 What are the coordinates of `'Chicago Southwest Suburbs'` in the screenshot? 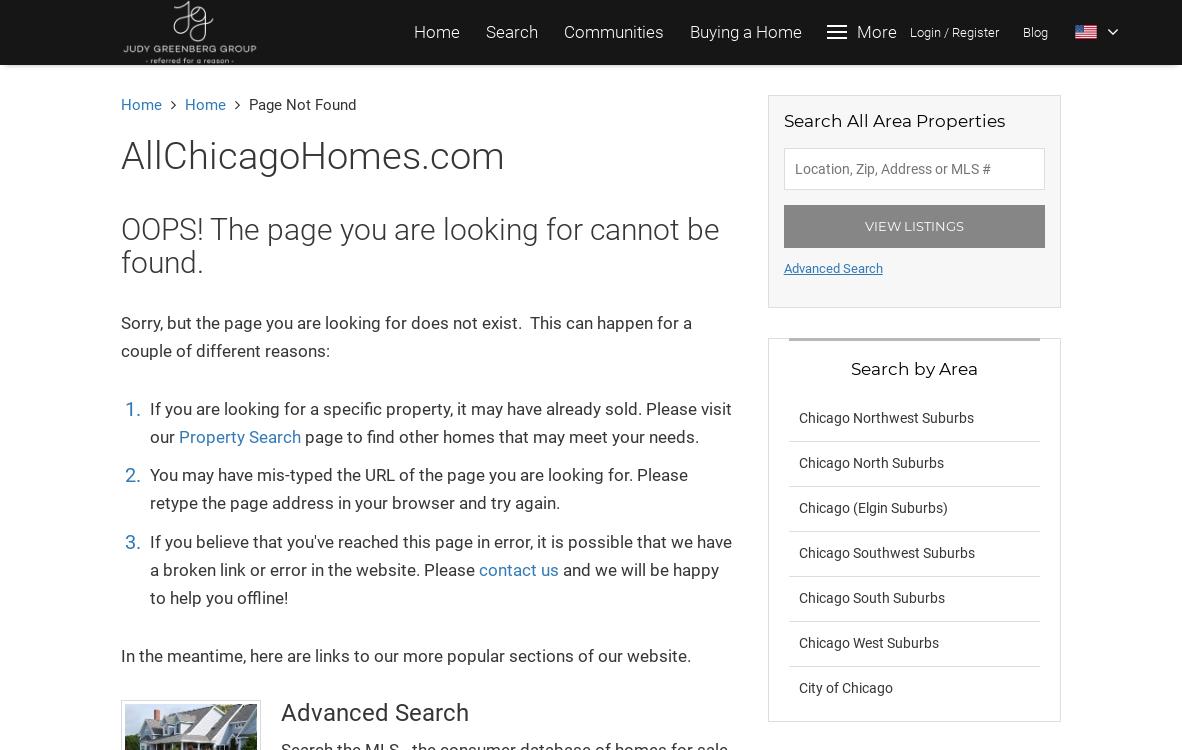 It's located at (885, 552).